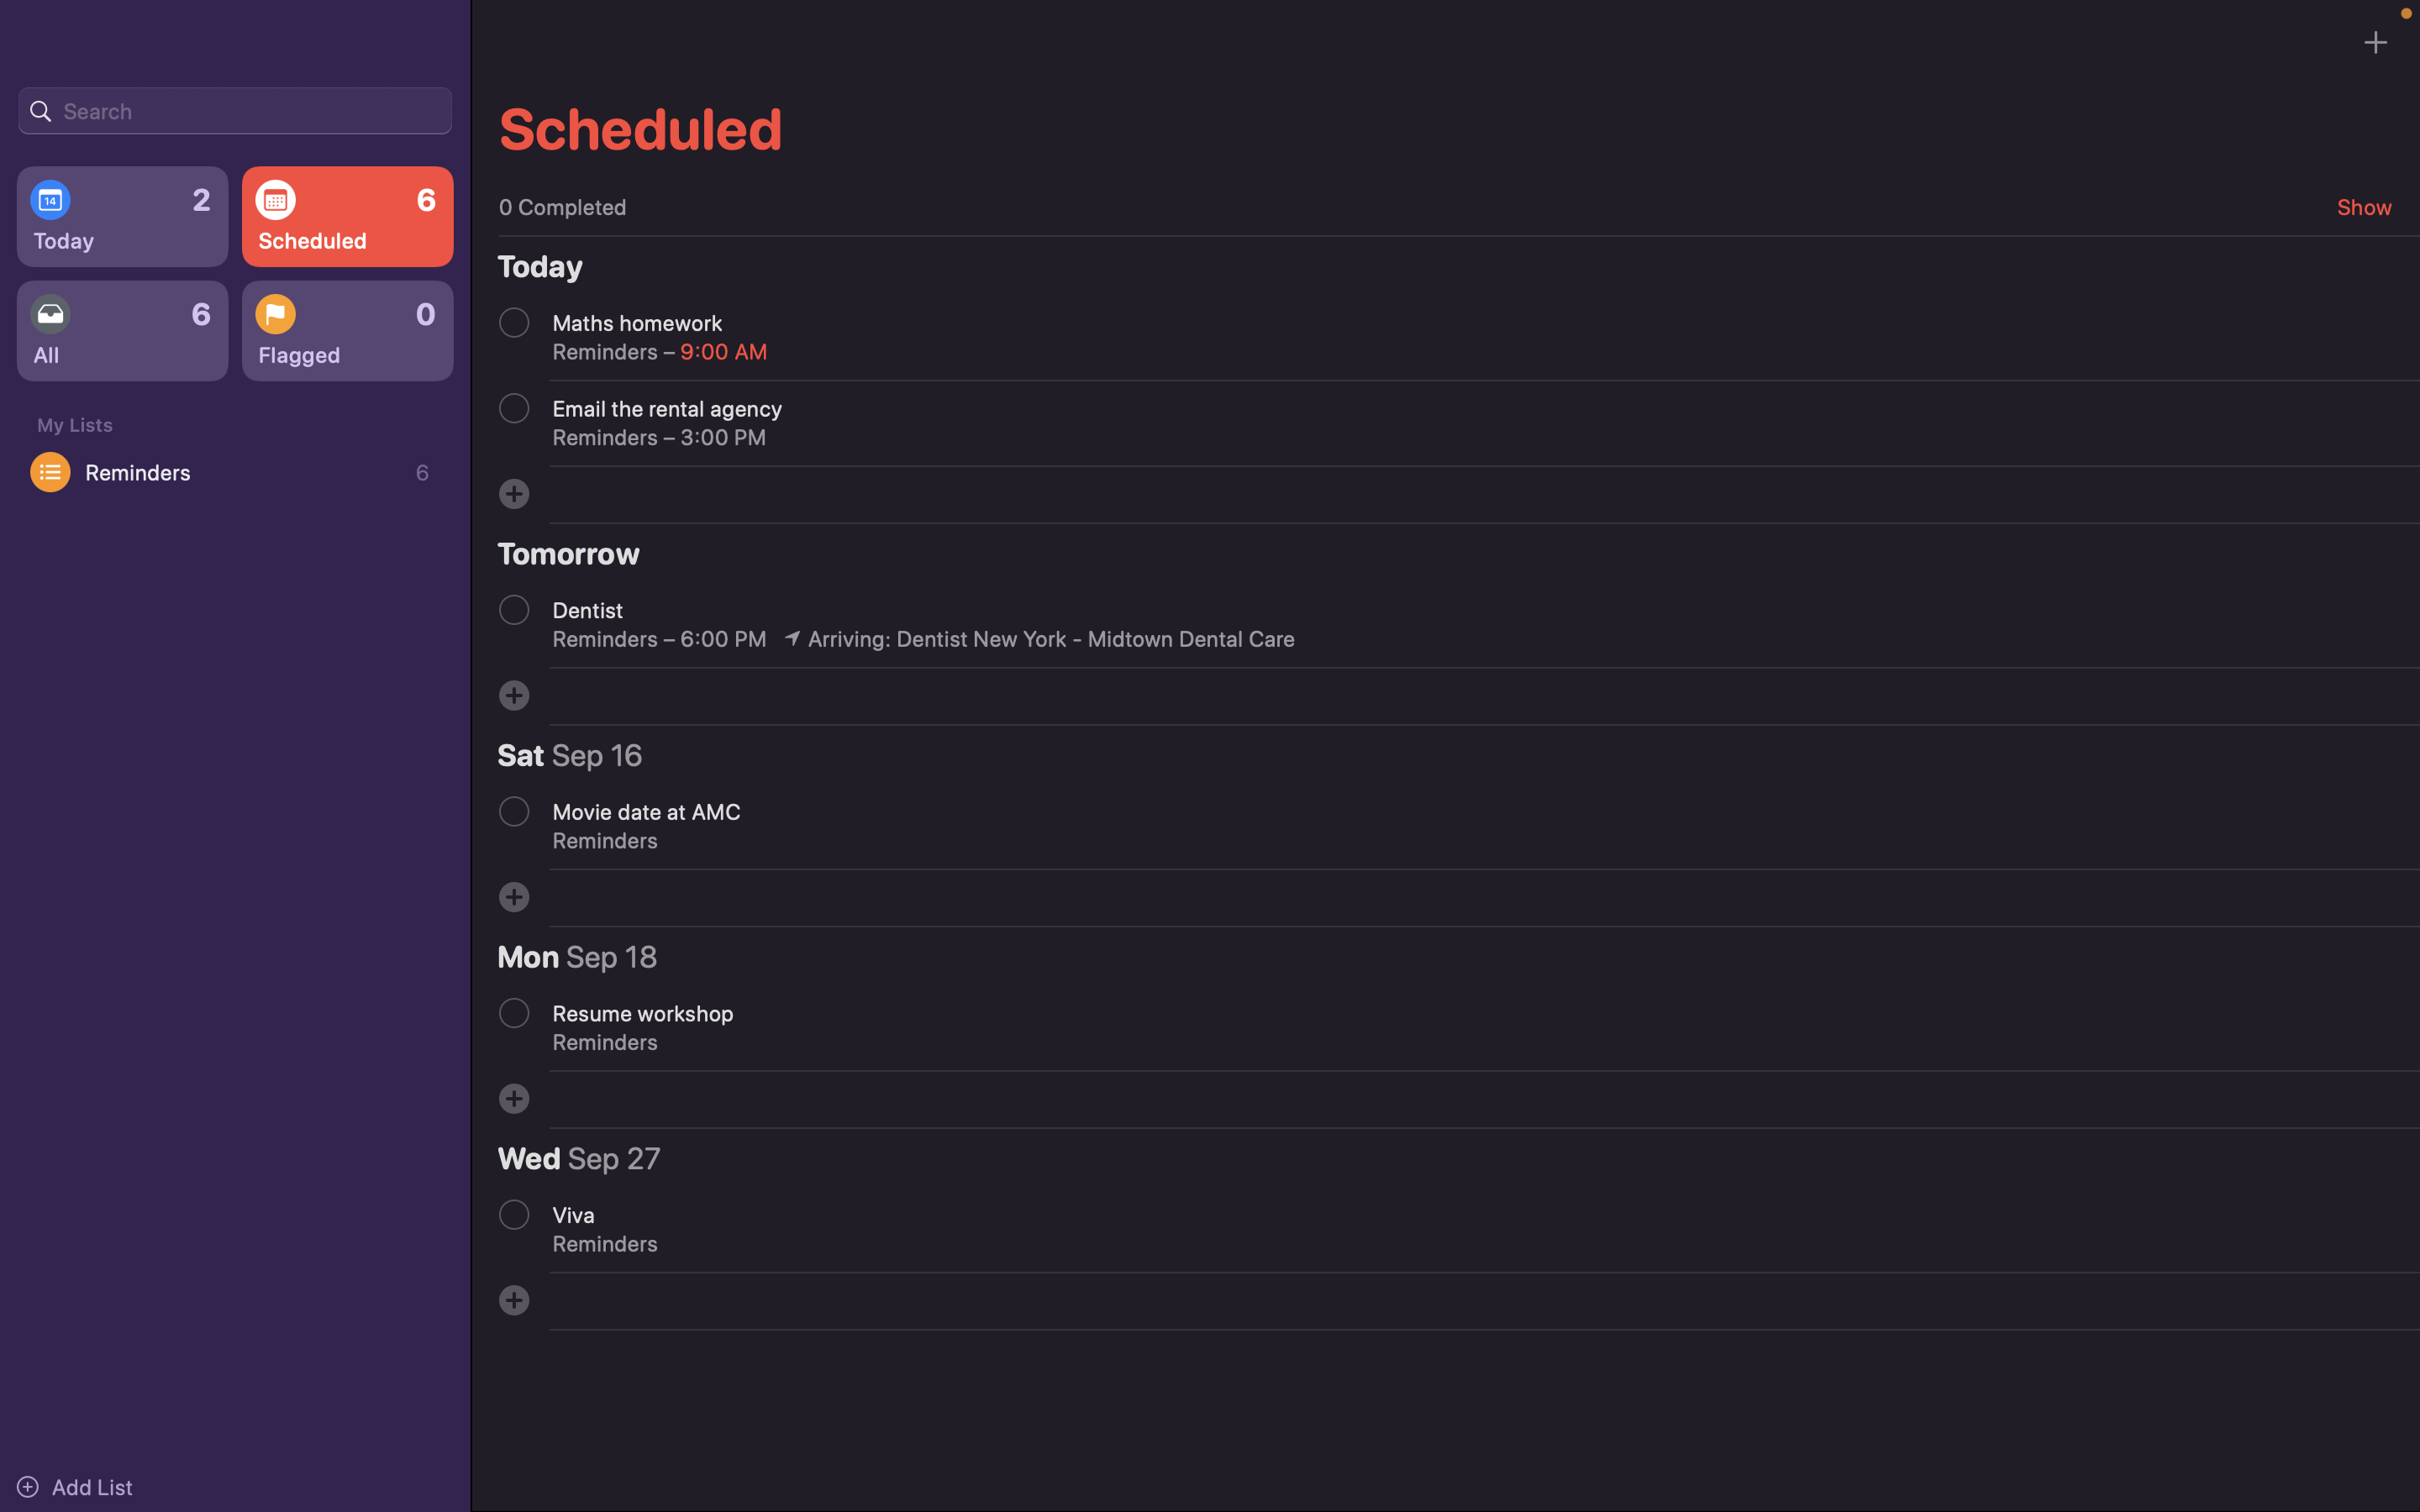  What do you see at coordinates (234, 108) in the screenshot?
I see `Search and view all the 2022 year"s events` at bounding box center [234, 108].